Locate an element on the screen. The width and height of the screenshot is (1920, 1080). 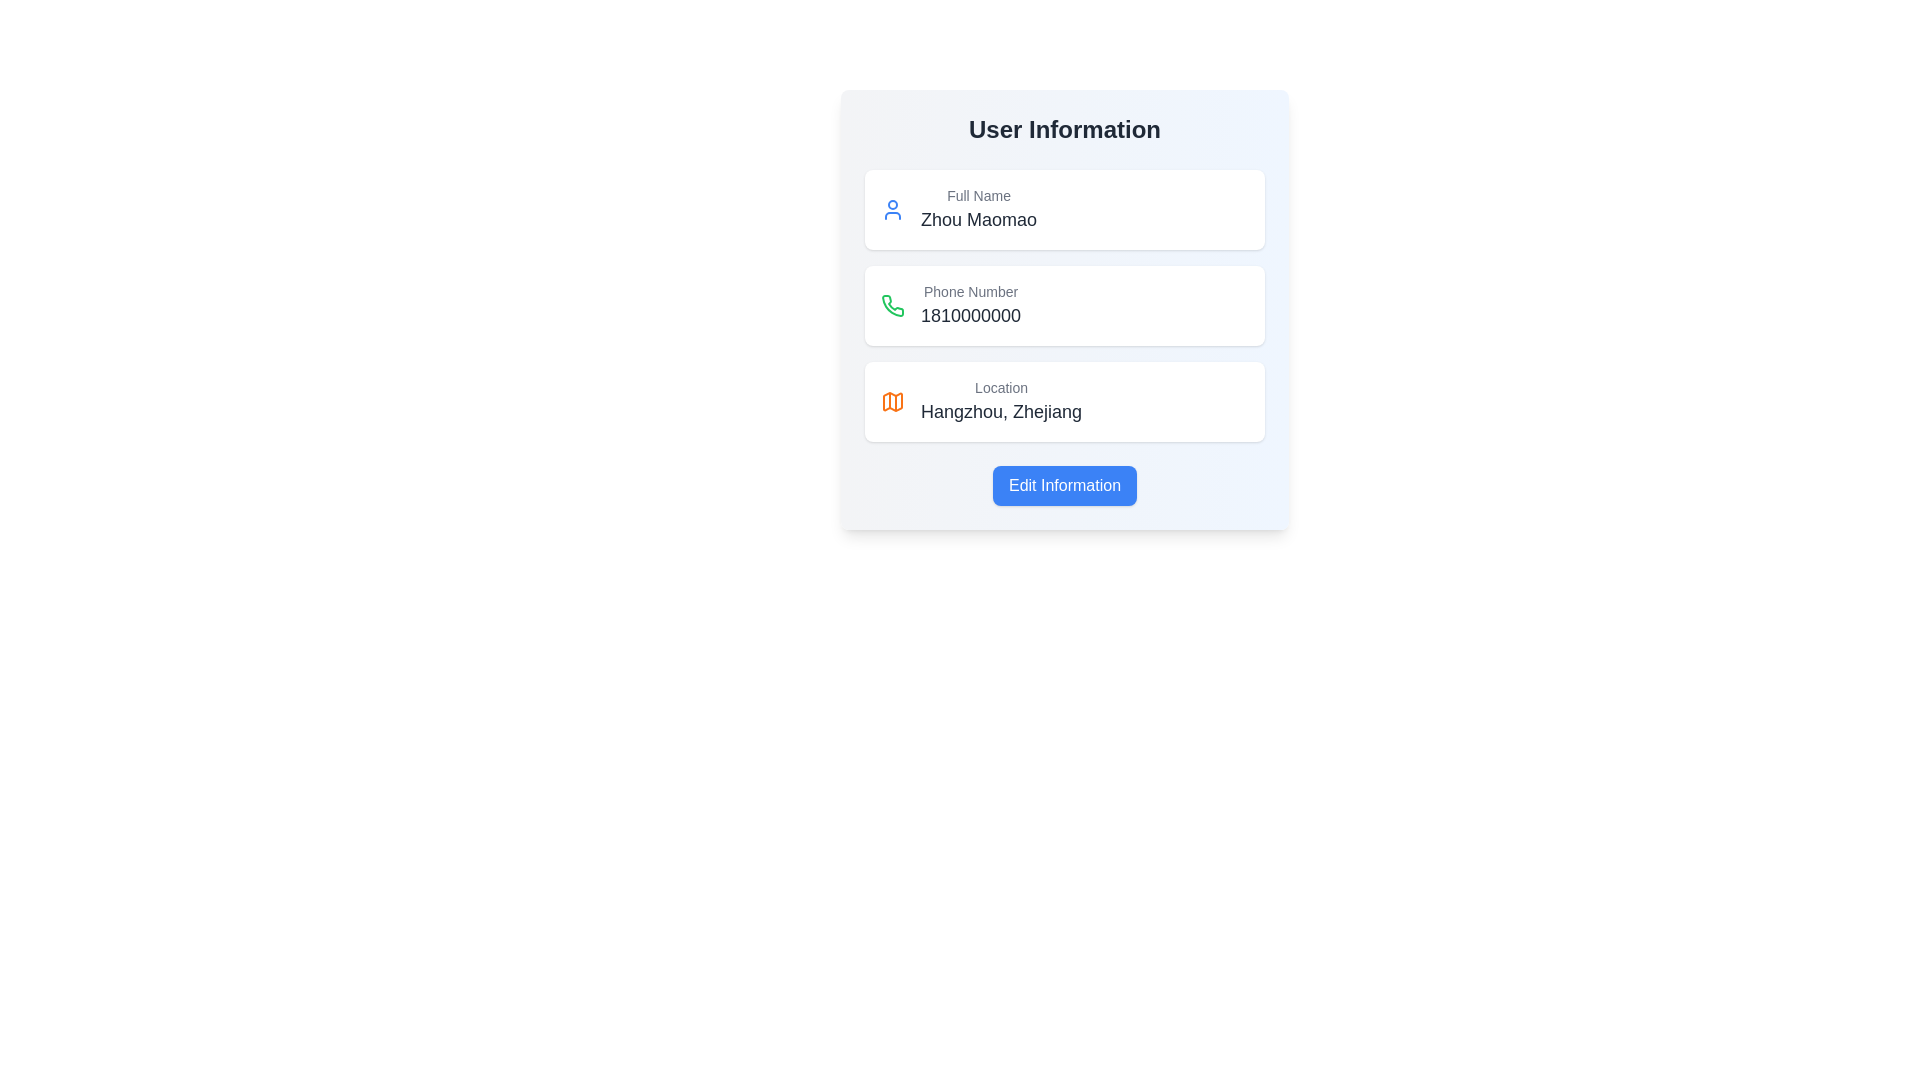
the label identifying the phone number input field, which is located above the phone number '1810000000' in the second section of the form is located at coordinates (971, 292).